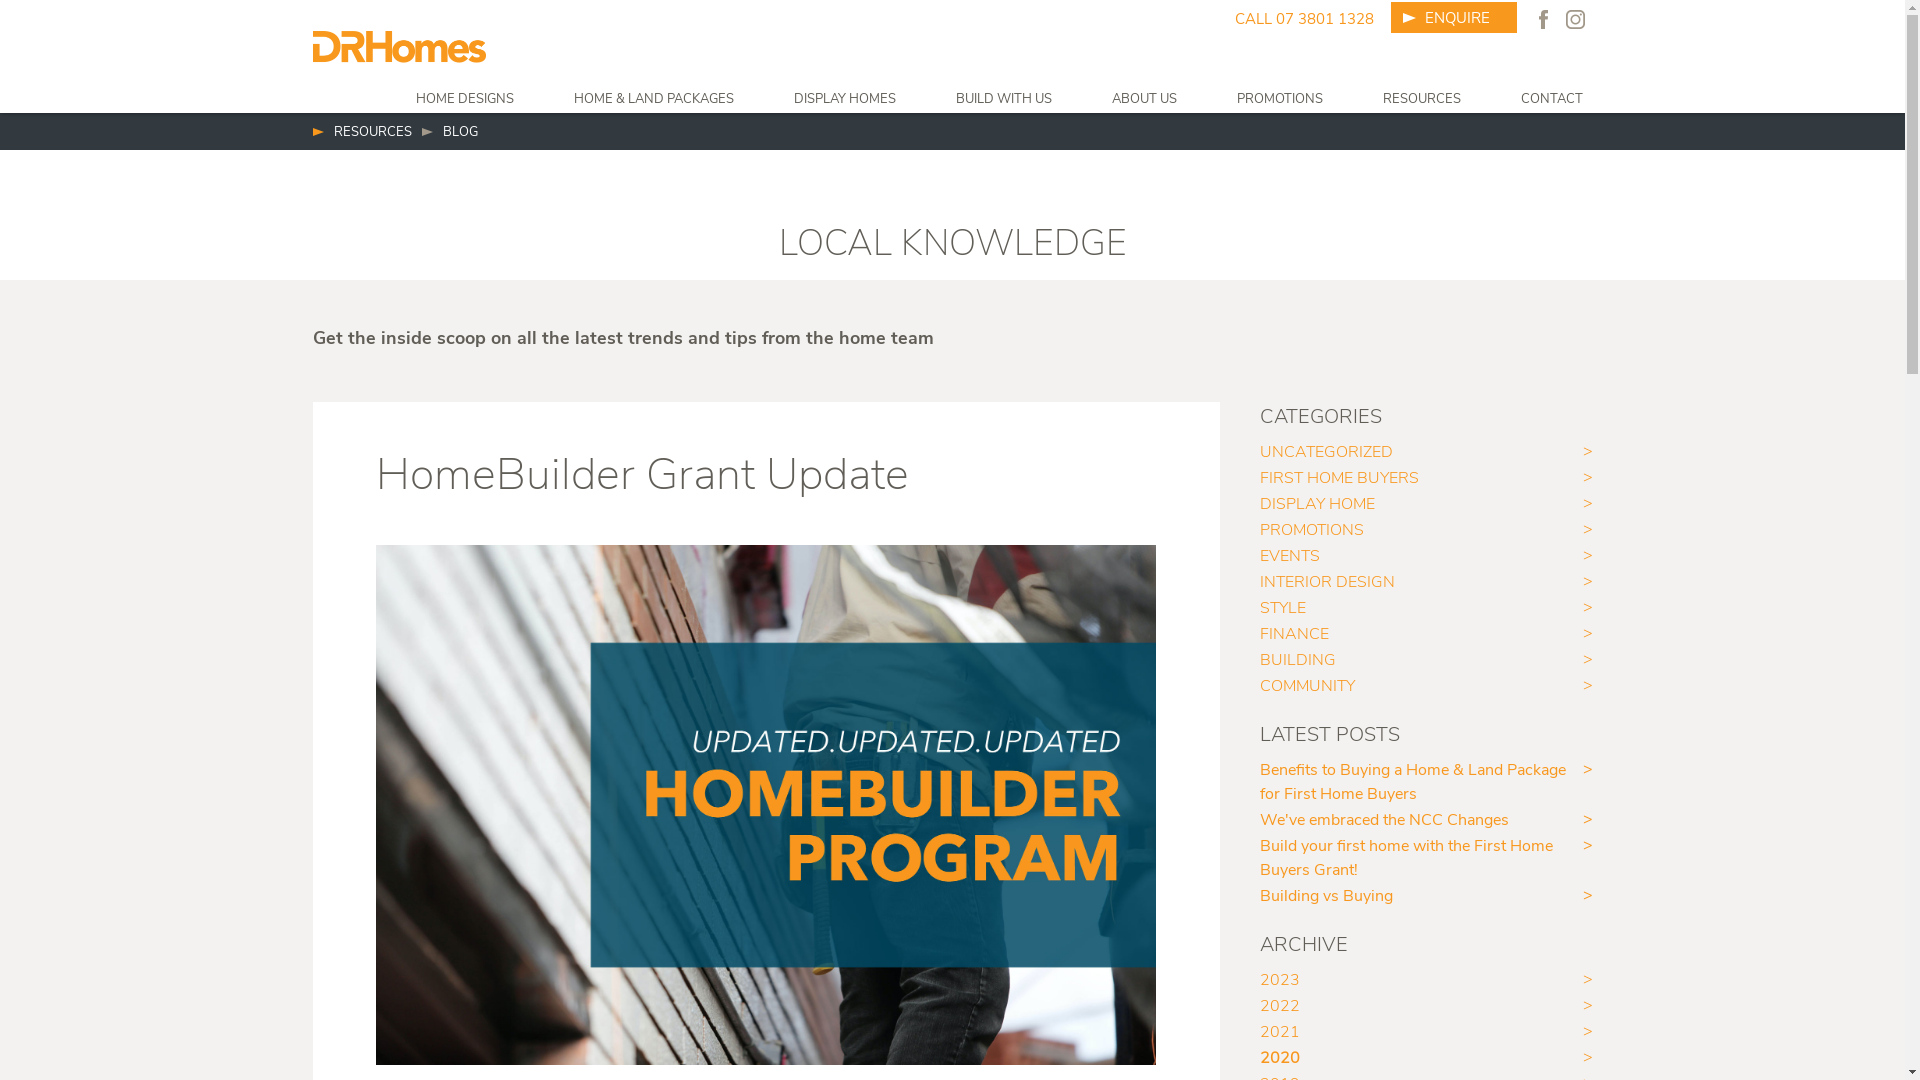 This screenshot has width=1920, height=1080. Describe the element at coordinates (1424, 633) in the screenshot. I see `'FINANCE'` at that location.